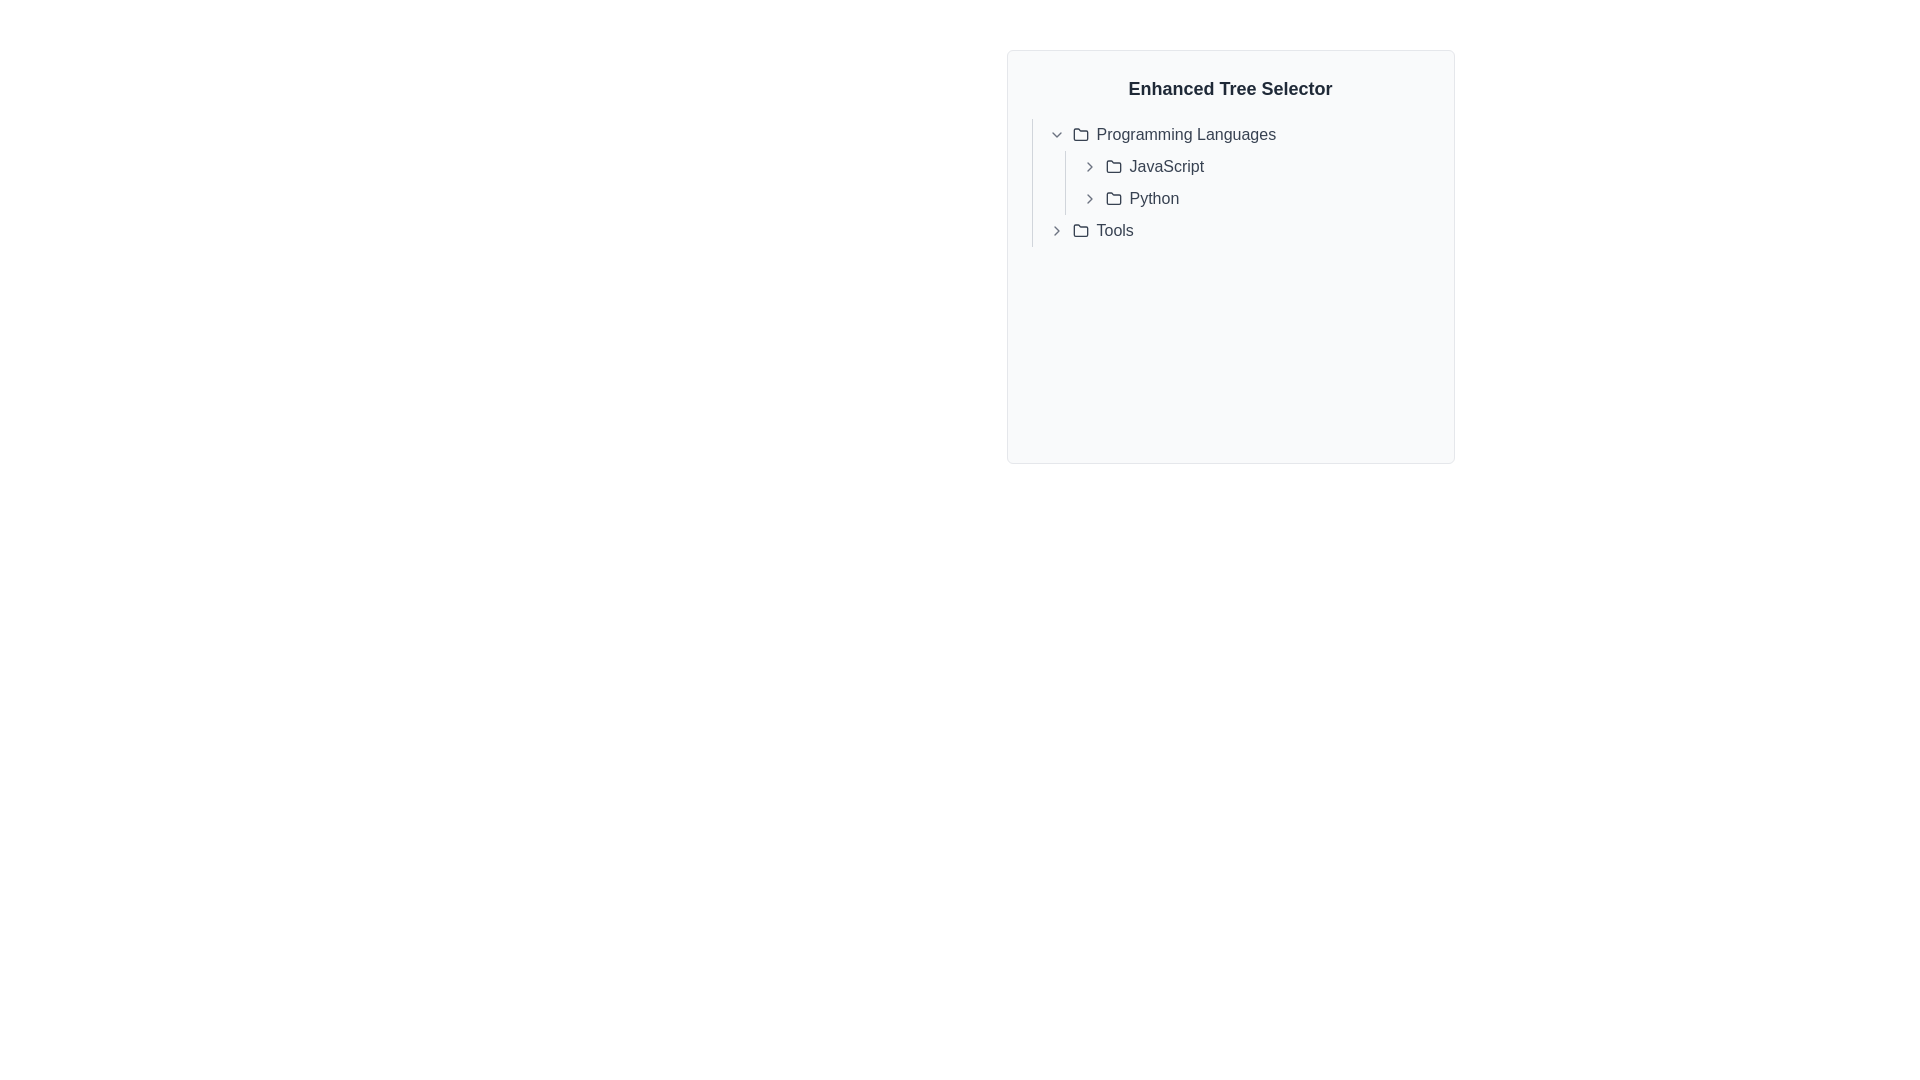  What do you see at coordinates (1055, 230) in the screenshot?
I see `the chevron icon` at bounding box center [1055, 230].